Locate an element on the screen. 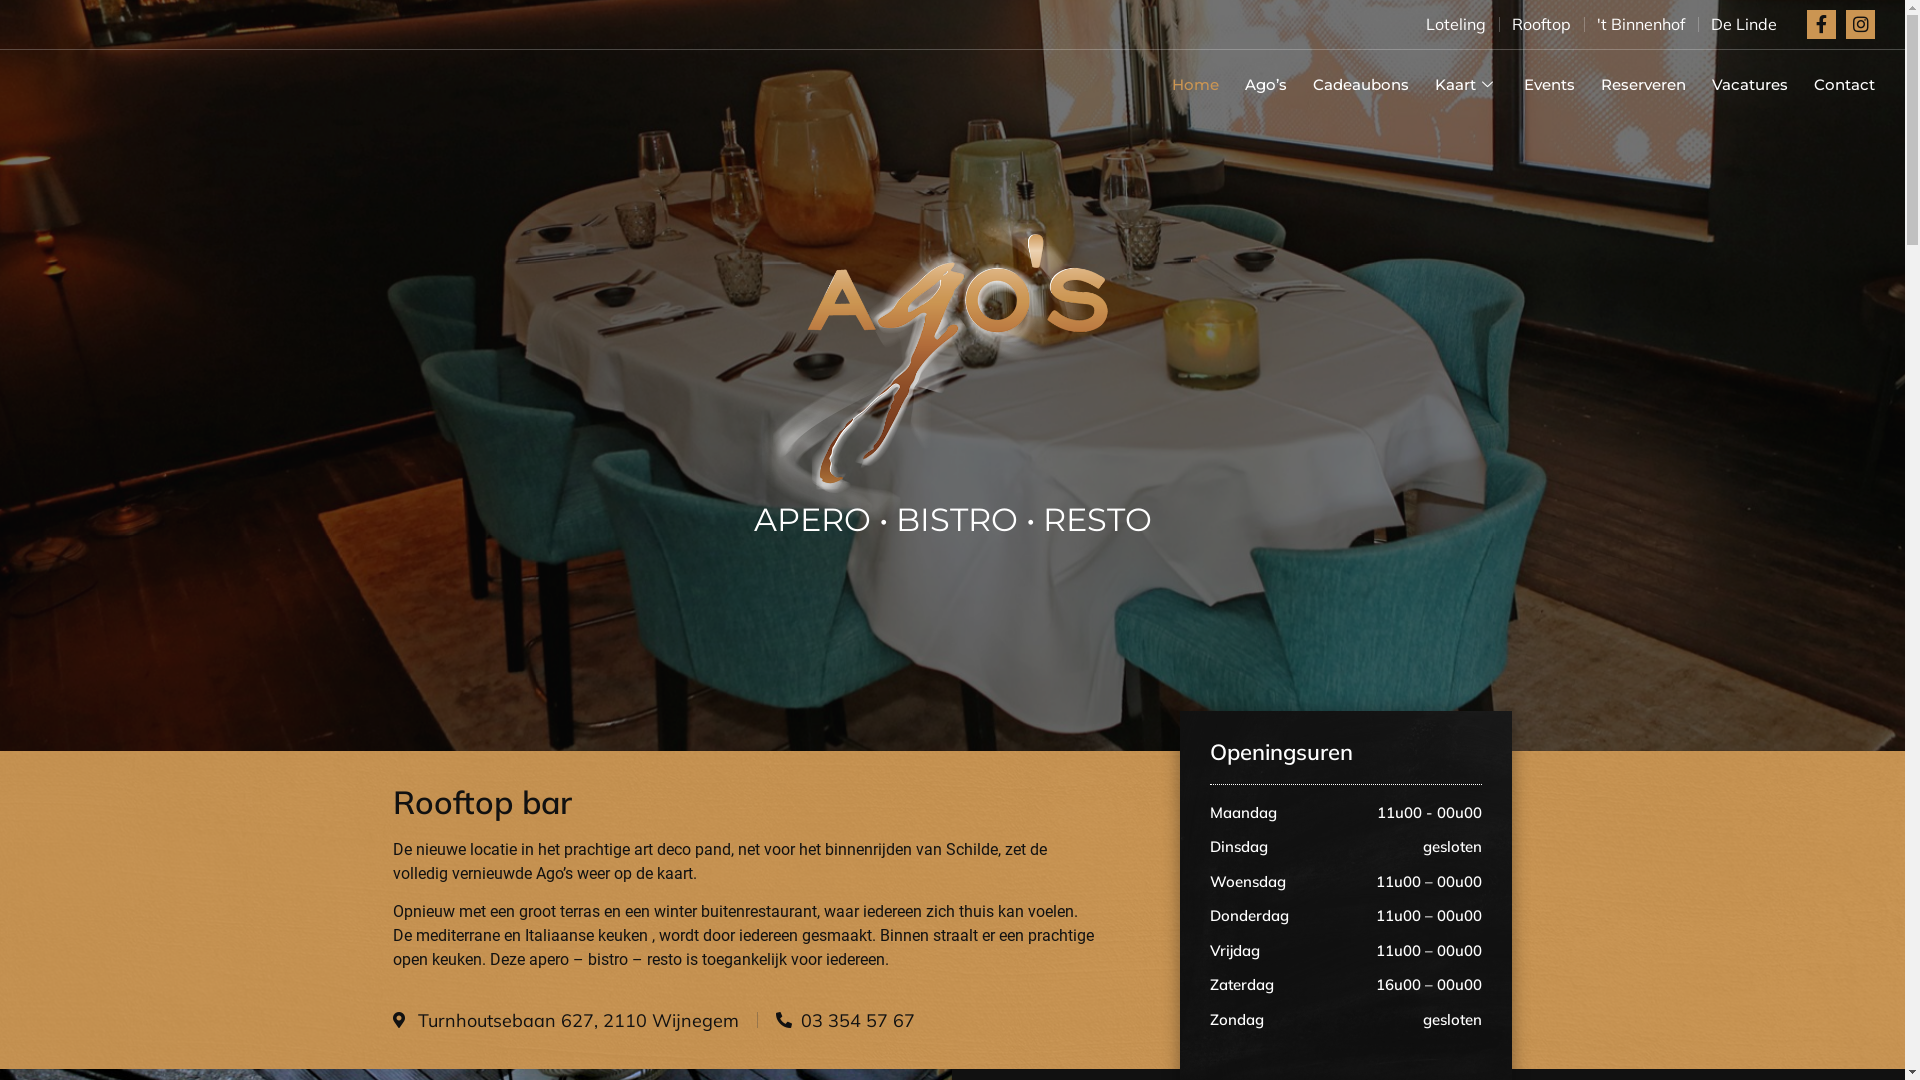 This screenshot has width=1920, height=1080. 'Turnhoutsebaan 627, 2110 Wijnegem' is located at coordinates (564, 1020).